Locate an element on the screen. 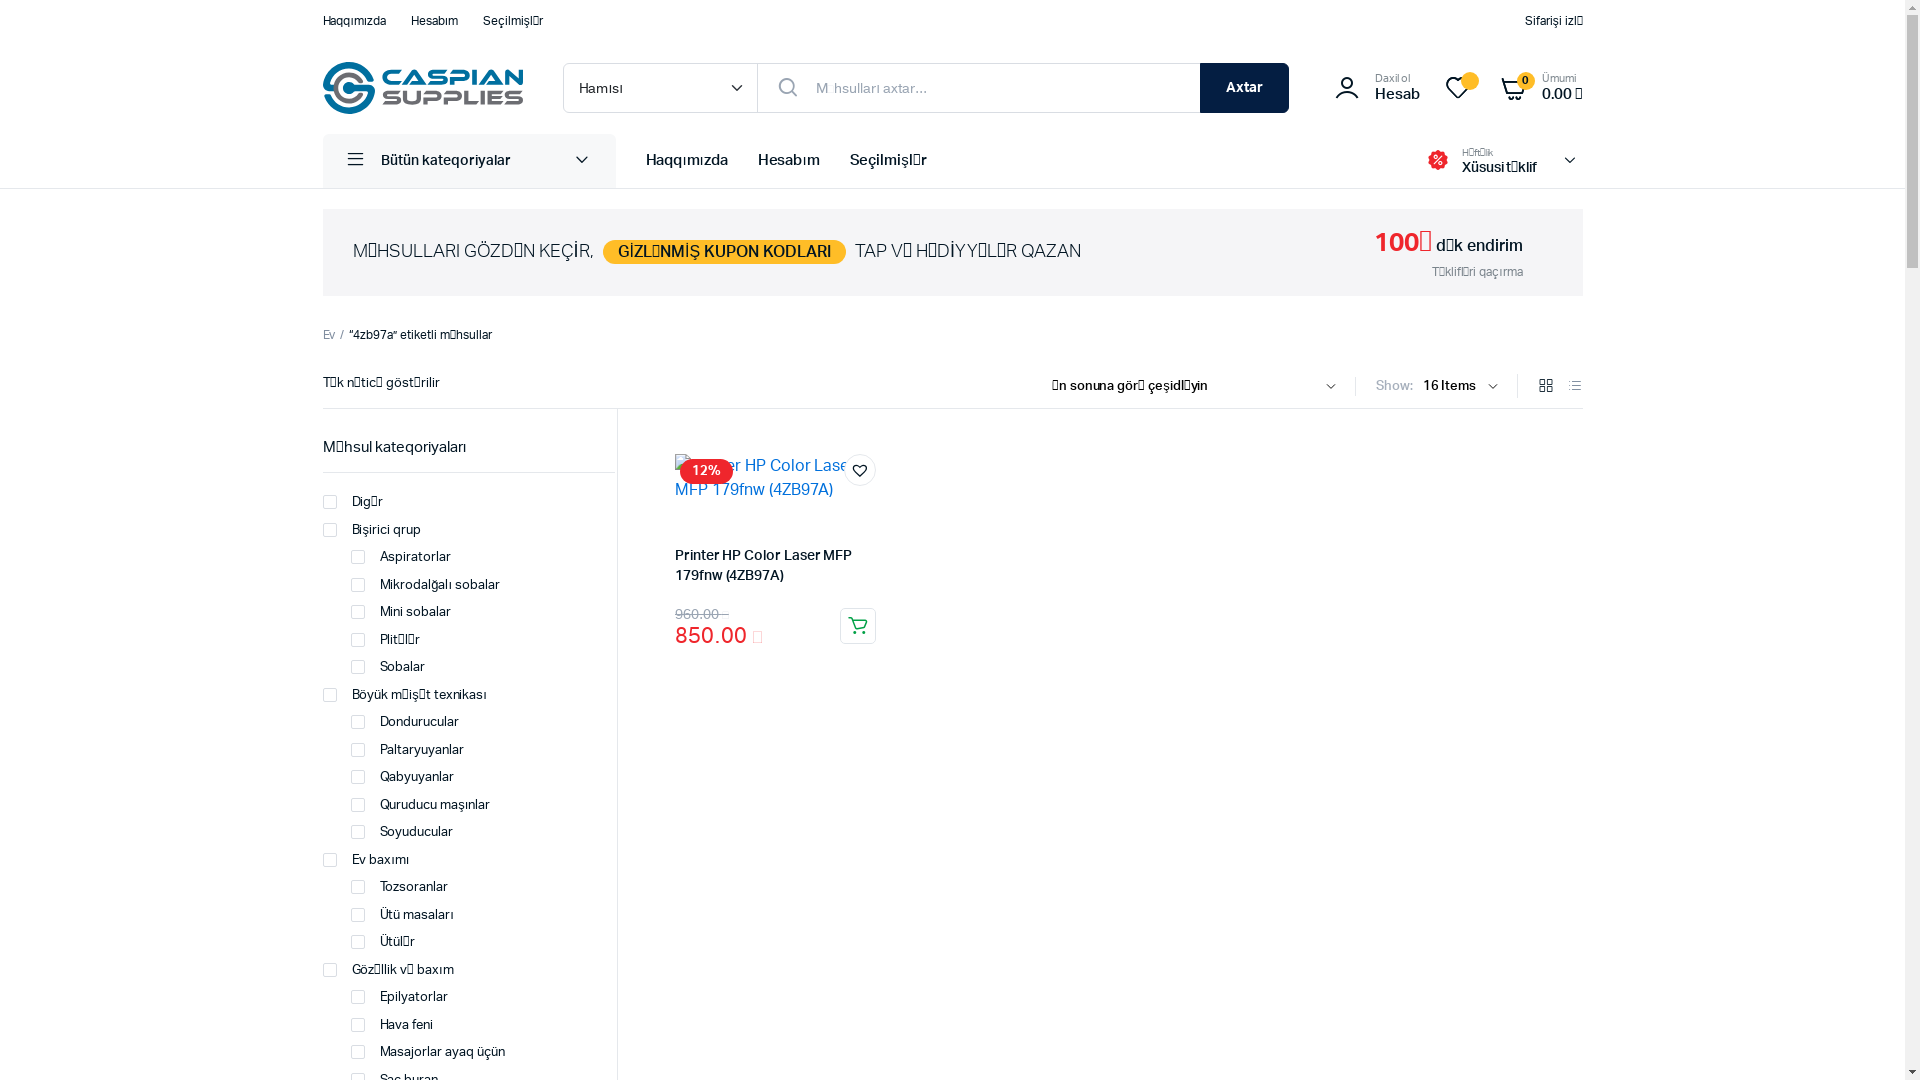  'Caspian Supplies' is located at coordinates (421, 87).